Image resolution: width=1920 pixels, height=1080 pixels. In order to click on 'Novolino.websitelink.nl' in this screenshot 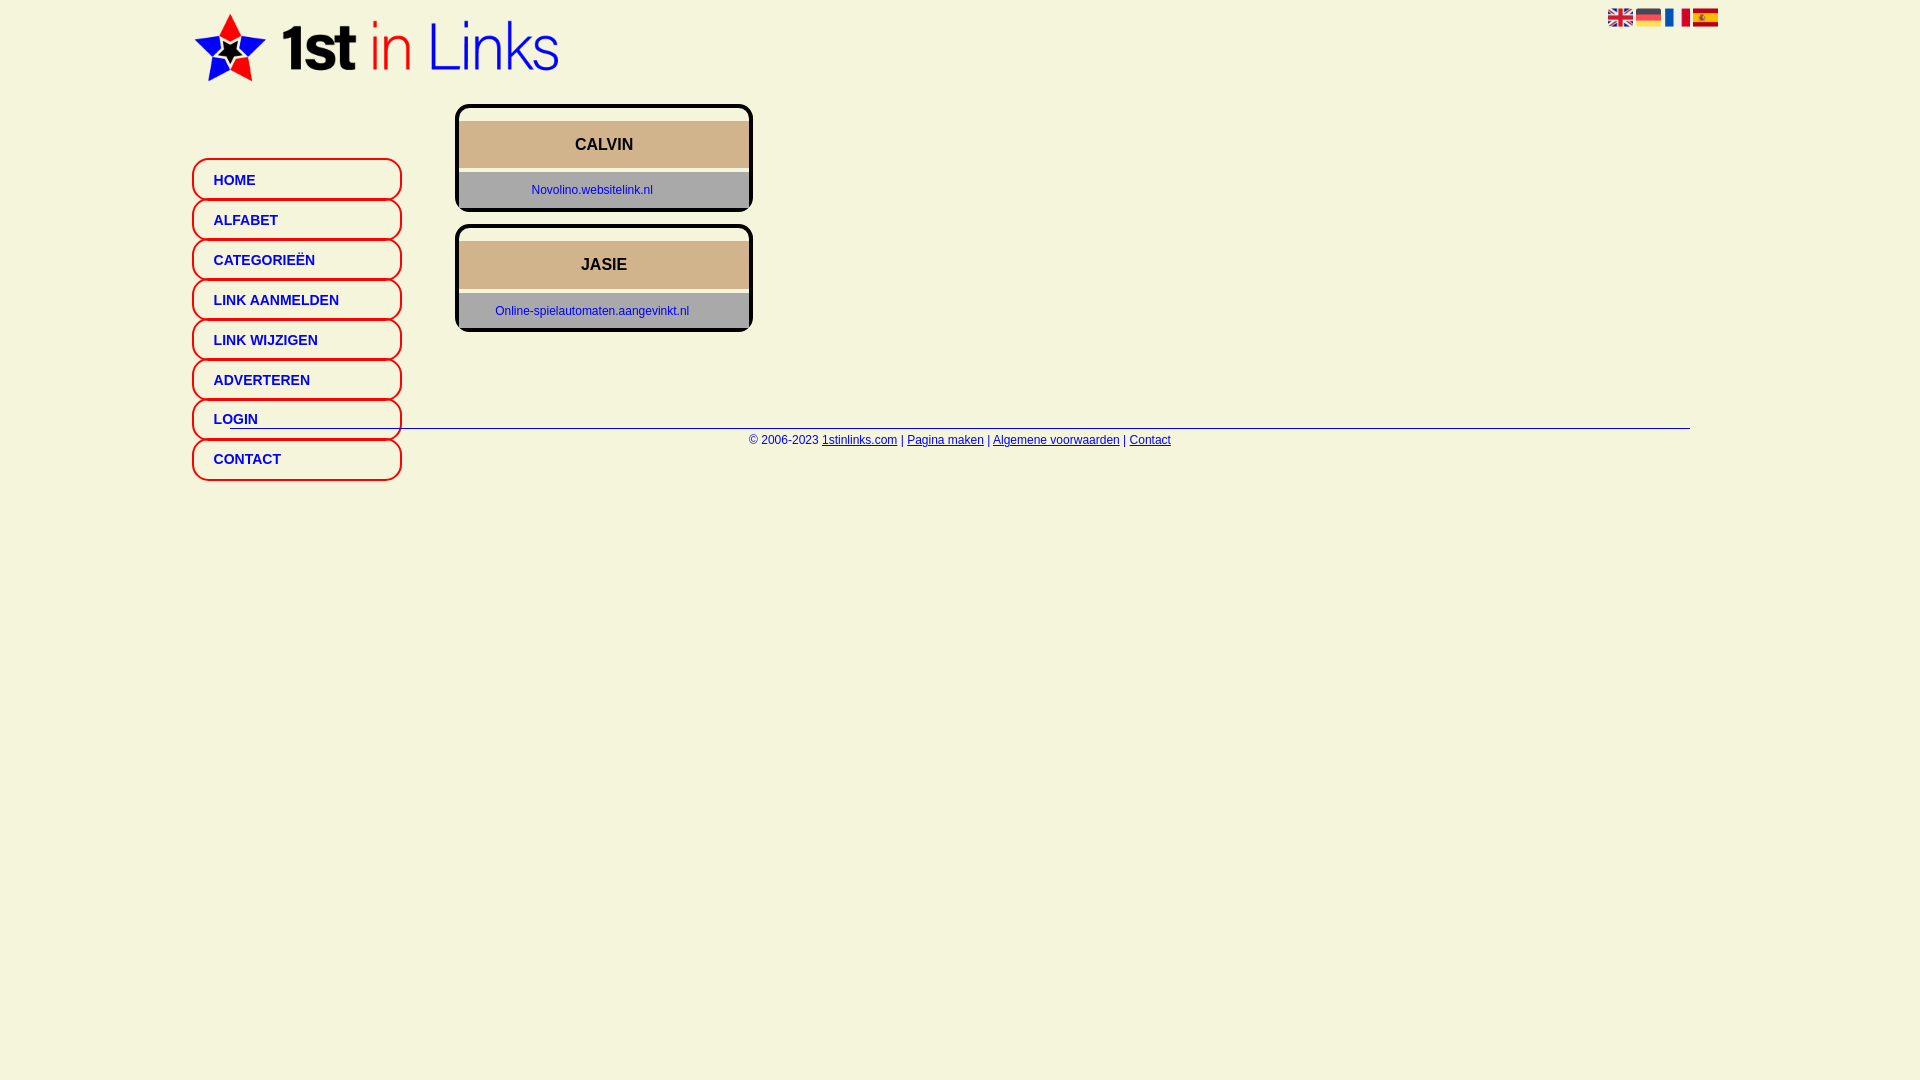, I will do `click(591, 190)`.